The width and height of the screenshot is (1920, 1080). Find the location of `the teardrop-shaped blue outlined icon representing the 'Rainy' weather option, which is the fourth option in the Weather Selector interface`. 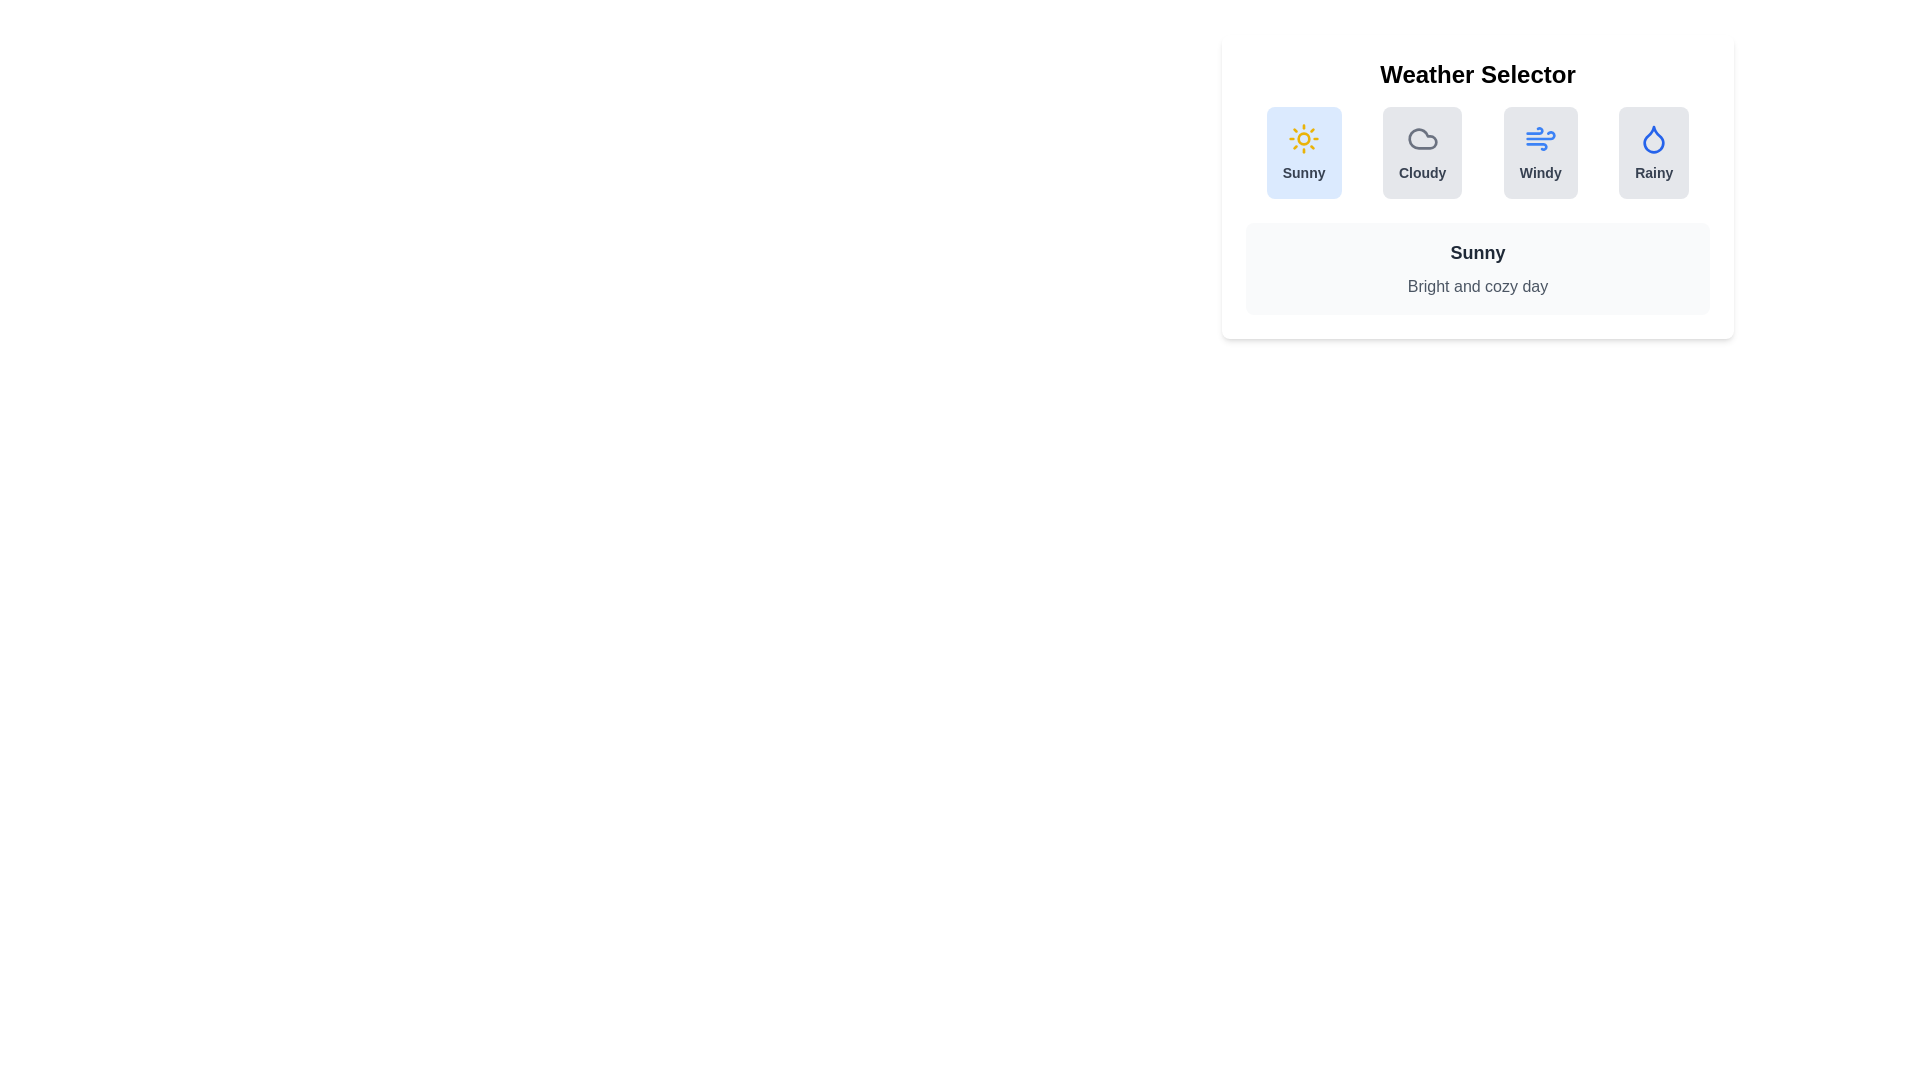

the teardrop-shaped blue outlined icon representing the 'Rainy' weather option, which is the fourth option in the Weather Selector interface is located at coordinates (1654, 138).